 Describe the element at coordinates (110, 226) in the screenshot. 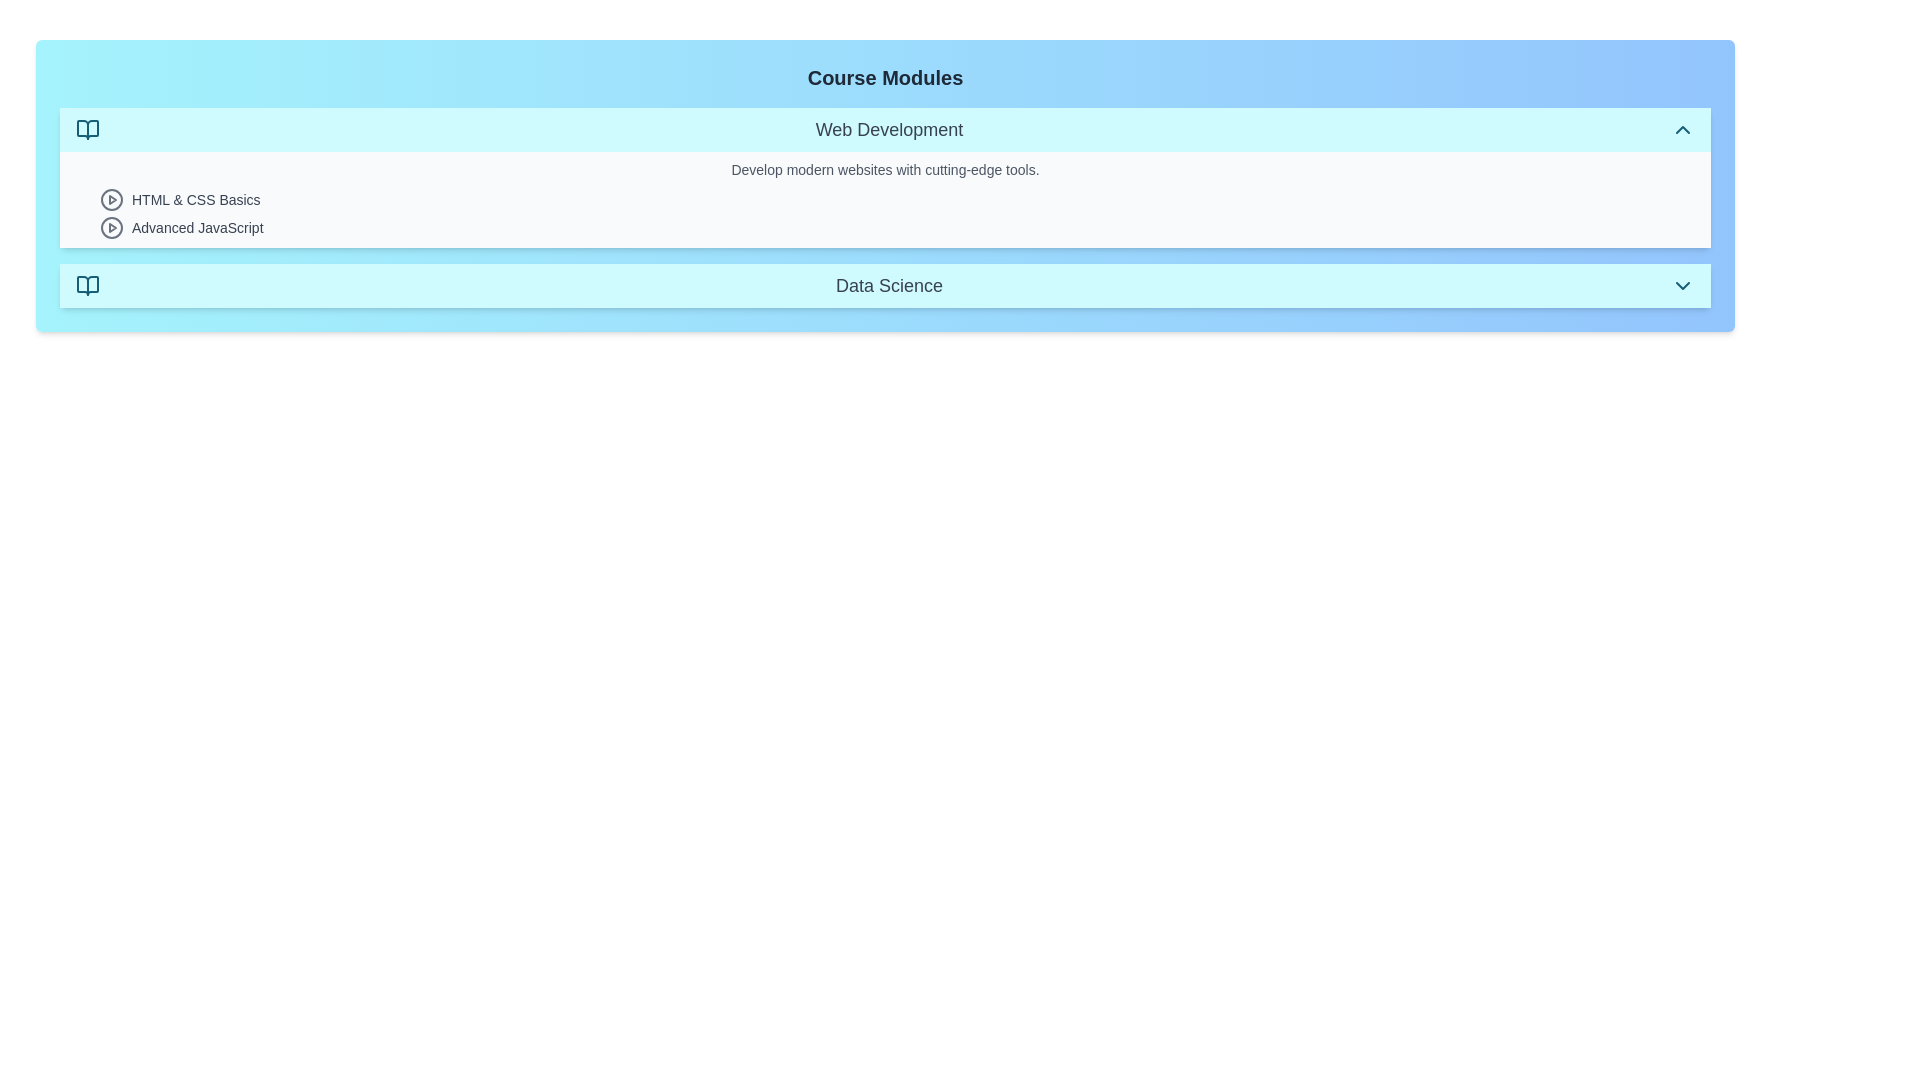

I see `the play button located to the left of the 'Advanced JavaScript' label` at that location.